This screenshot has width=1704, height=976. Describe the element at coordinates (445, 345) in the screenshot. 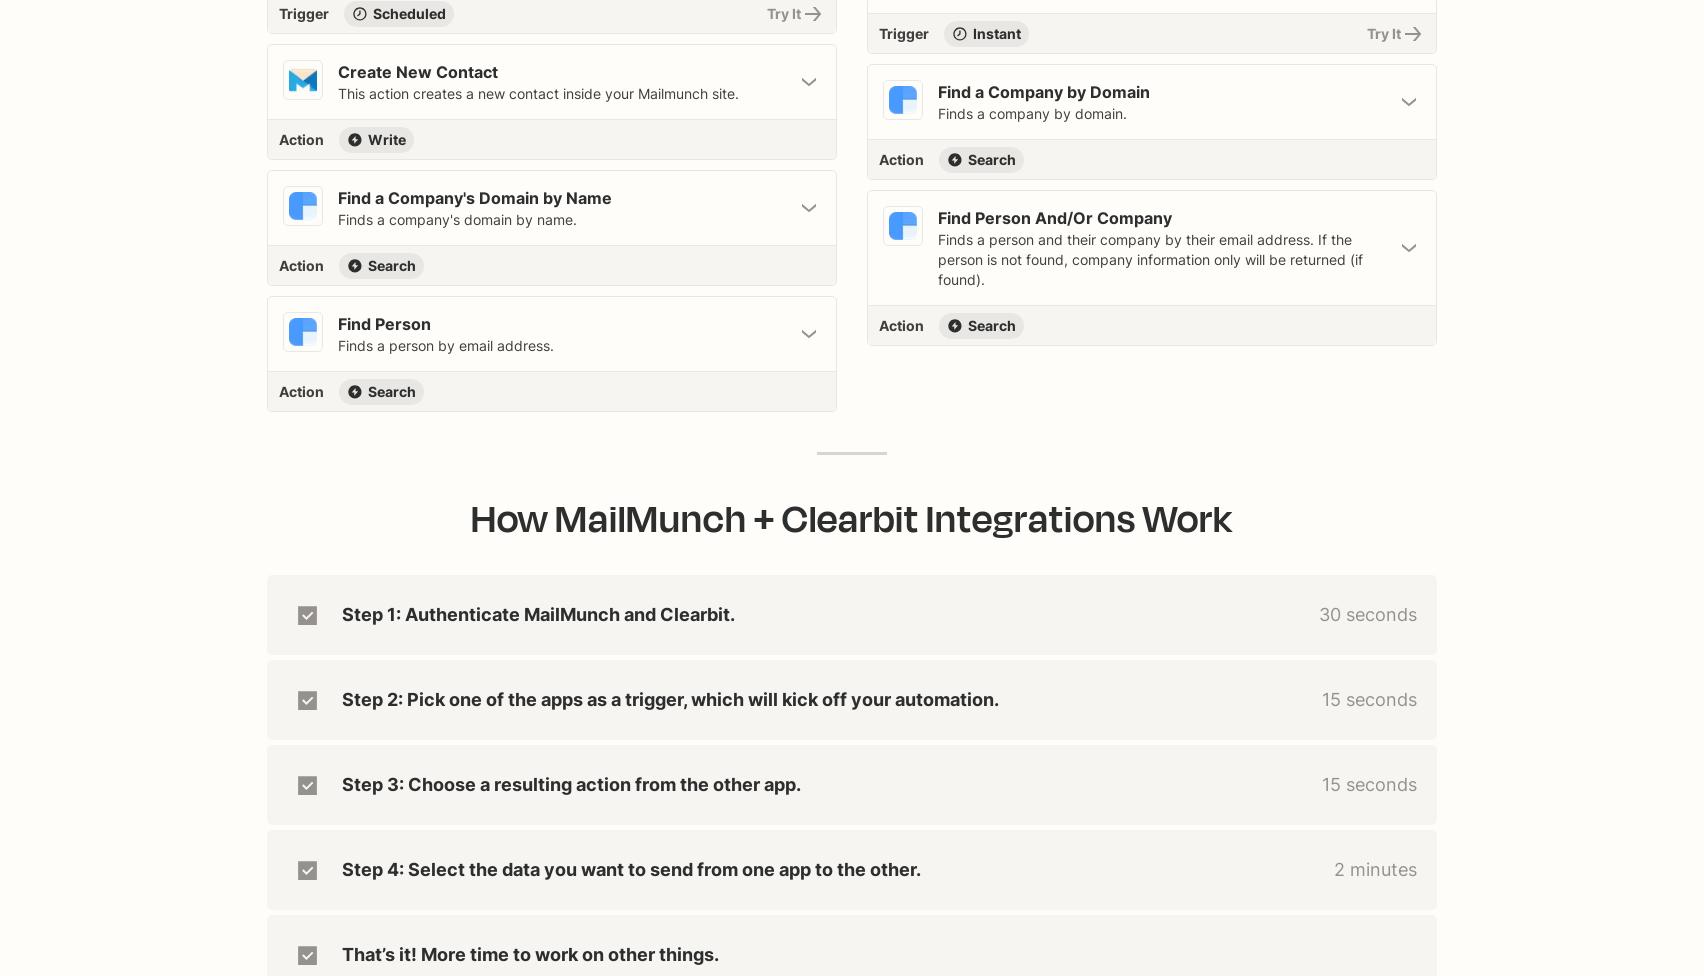

I see `'Finds a person by email address.'` at that location.